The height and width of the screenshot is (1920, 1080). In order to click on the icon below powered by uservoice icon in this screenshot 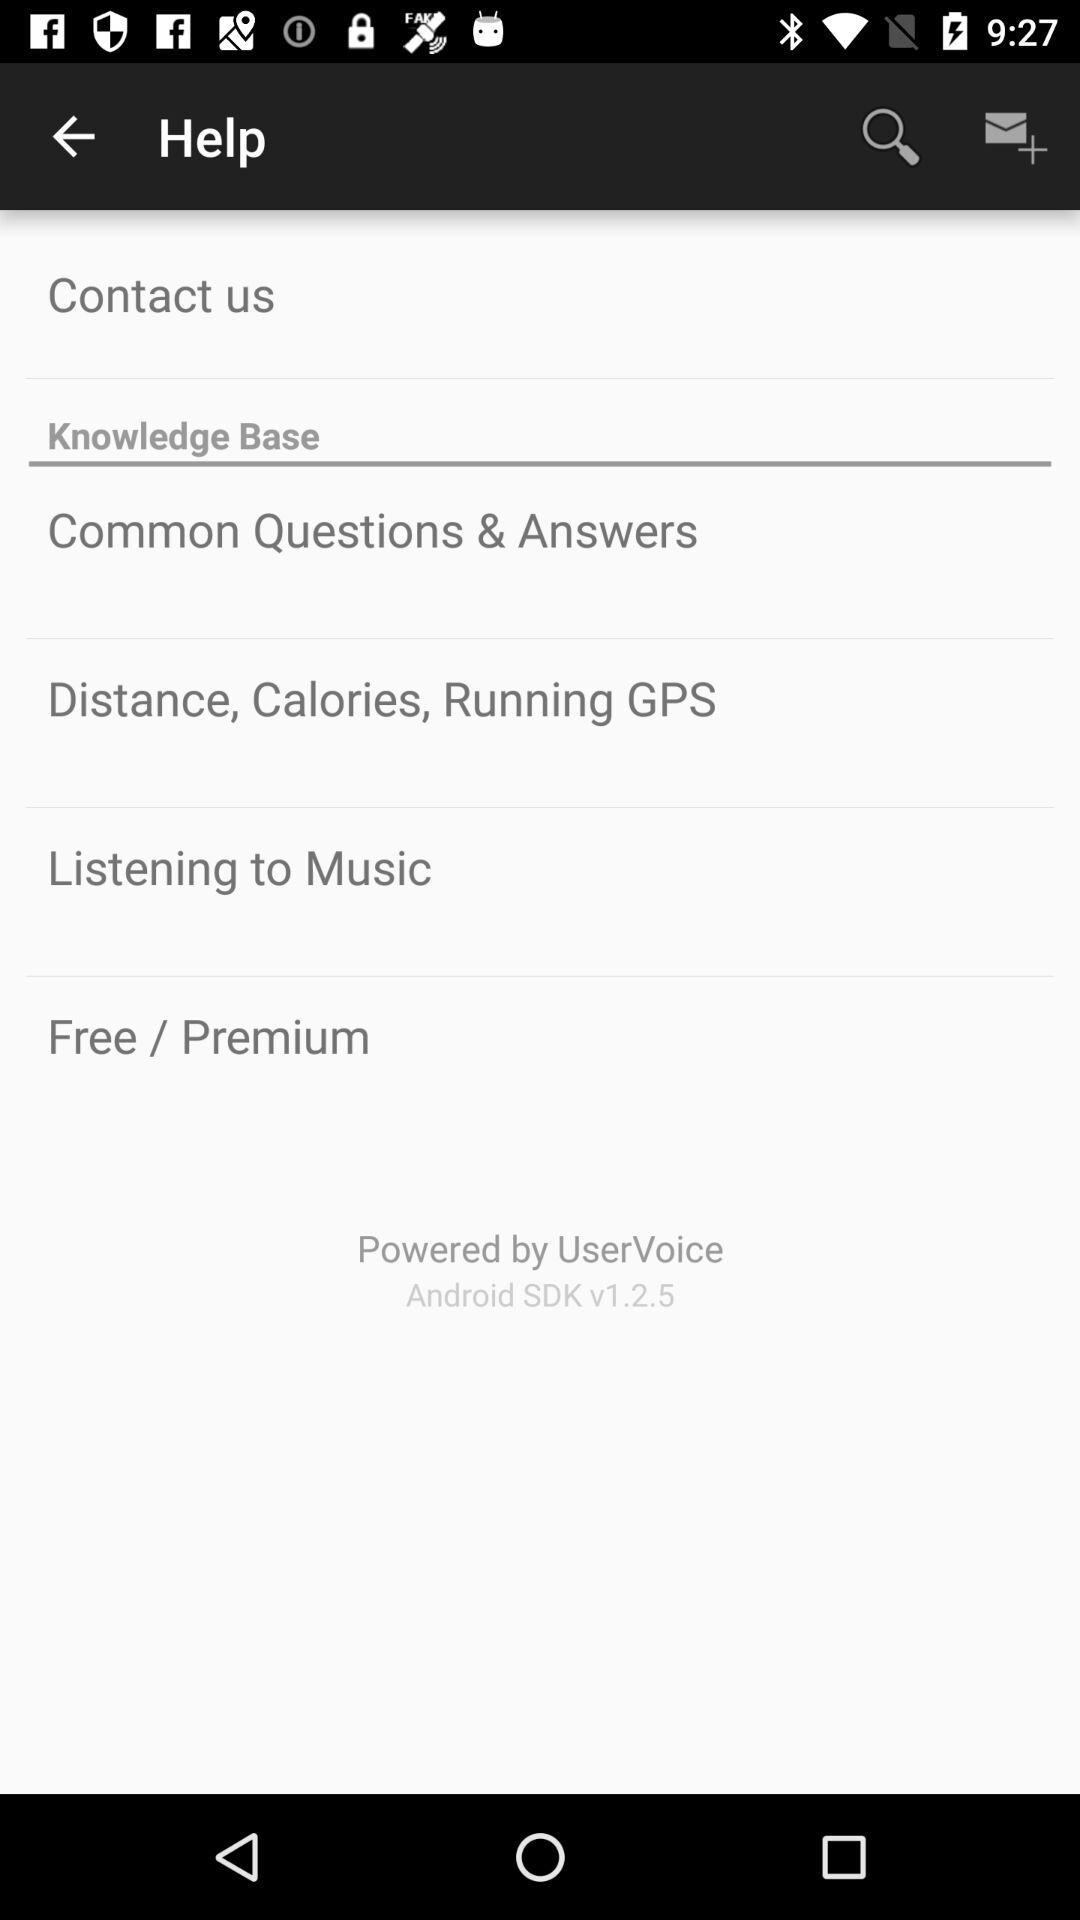, I will do `click(540, 1294)`.